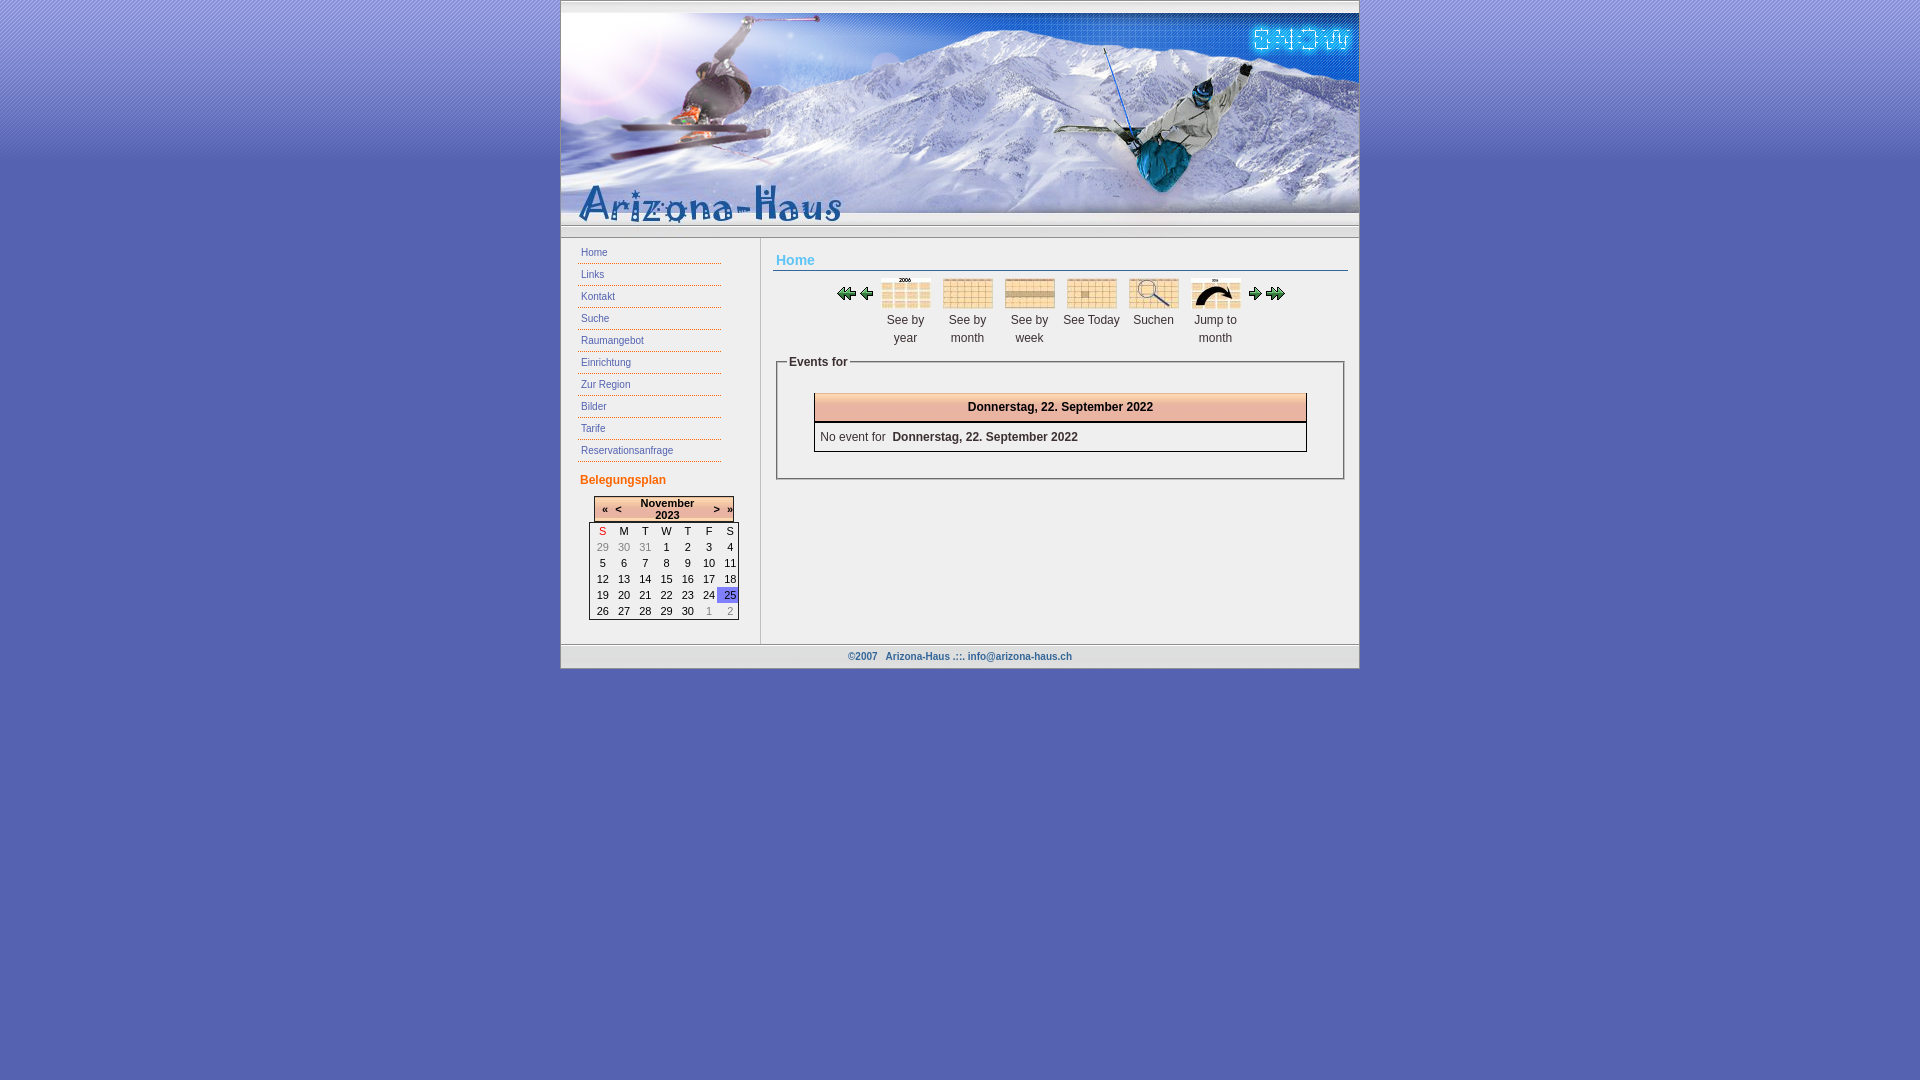 The image size is (1920, 1080). What do you see at coordinates (649, 252) in the screenshot?
I see `'Home'` at bounding box center [649, 252].